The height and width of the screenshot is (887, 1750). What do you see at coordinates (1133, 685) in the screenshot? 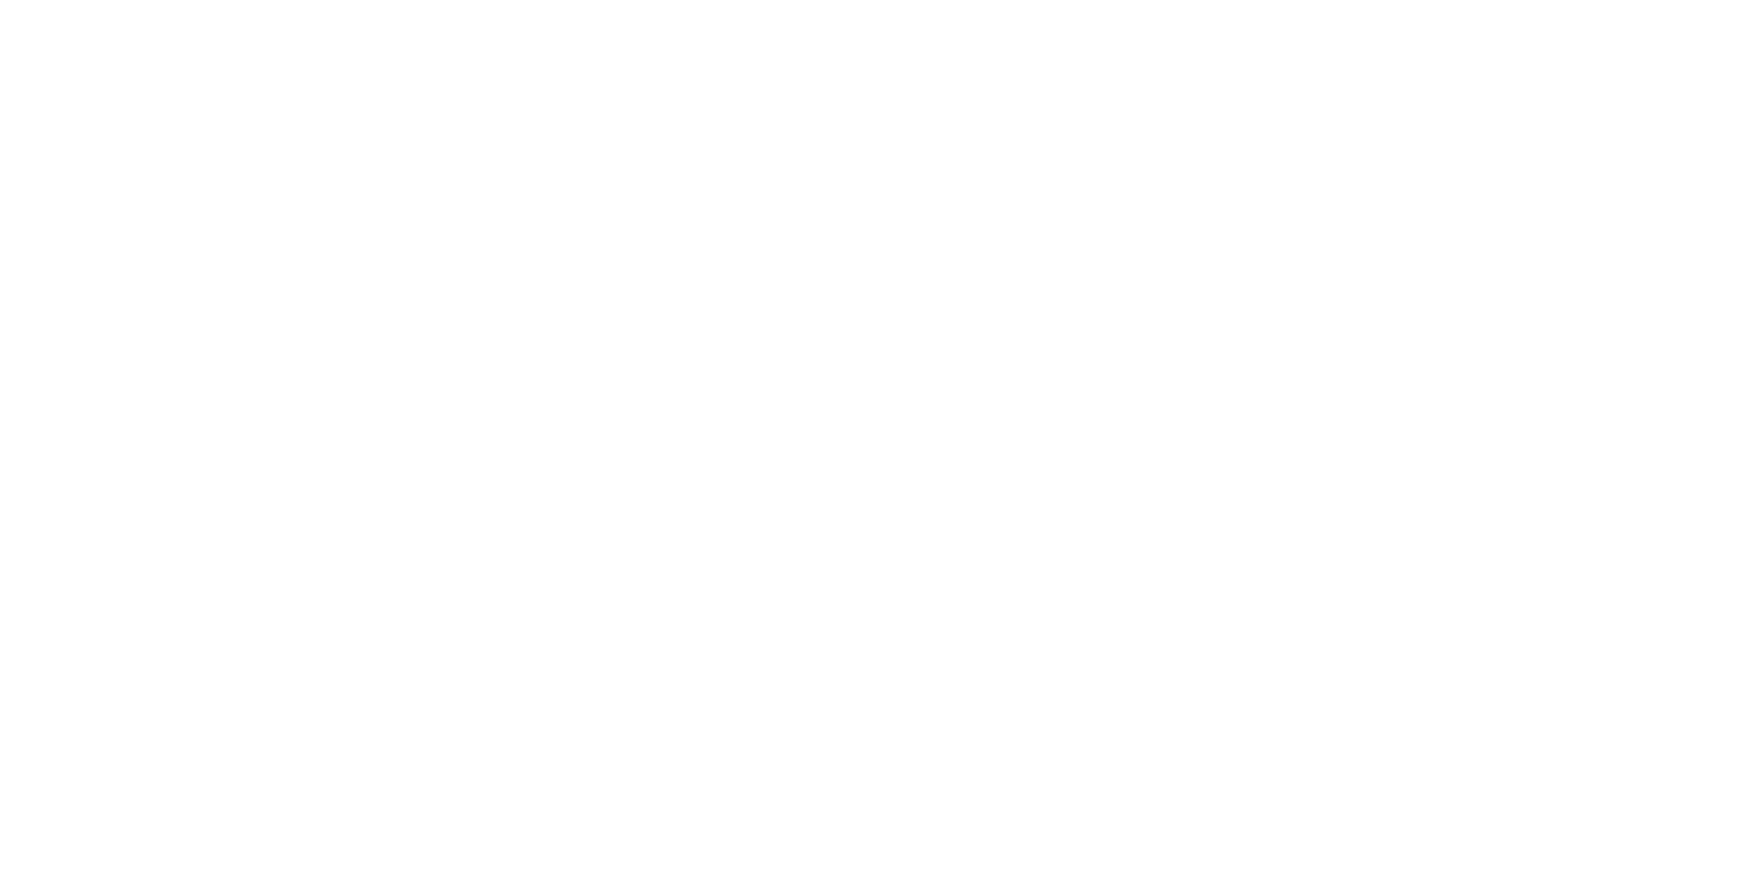
I see `'Ad Choices'` at bounding box center [1133, 685].